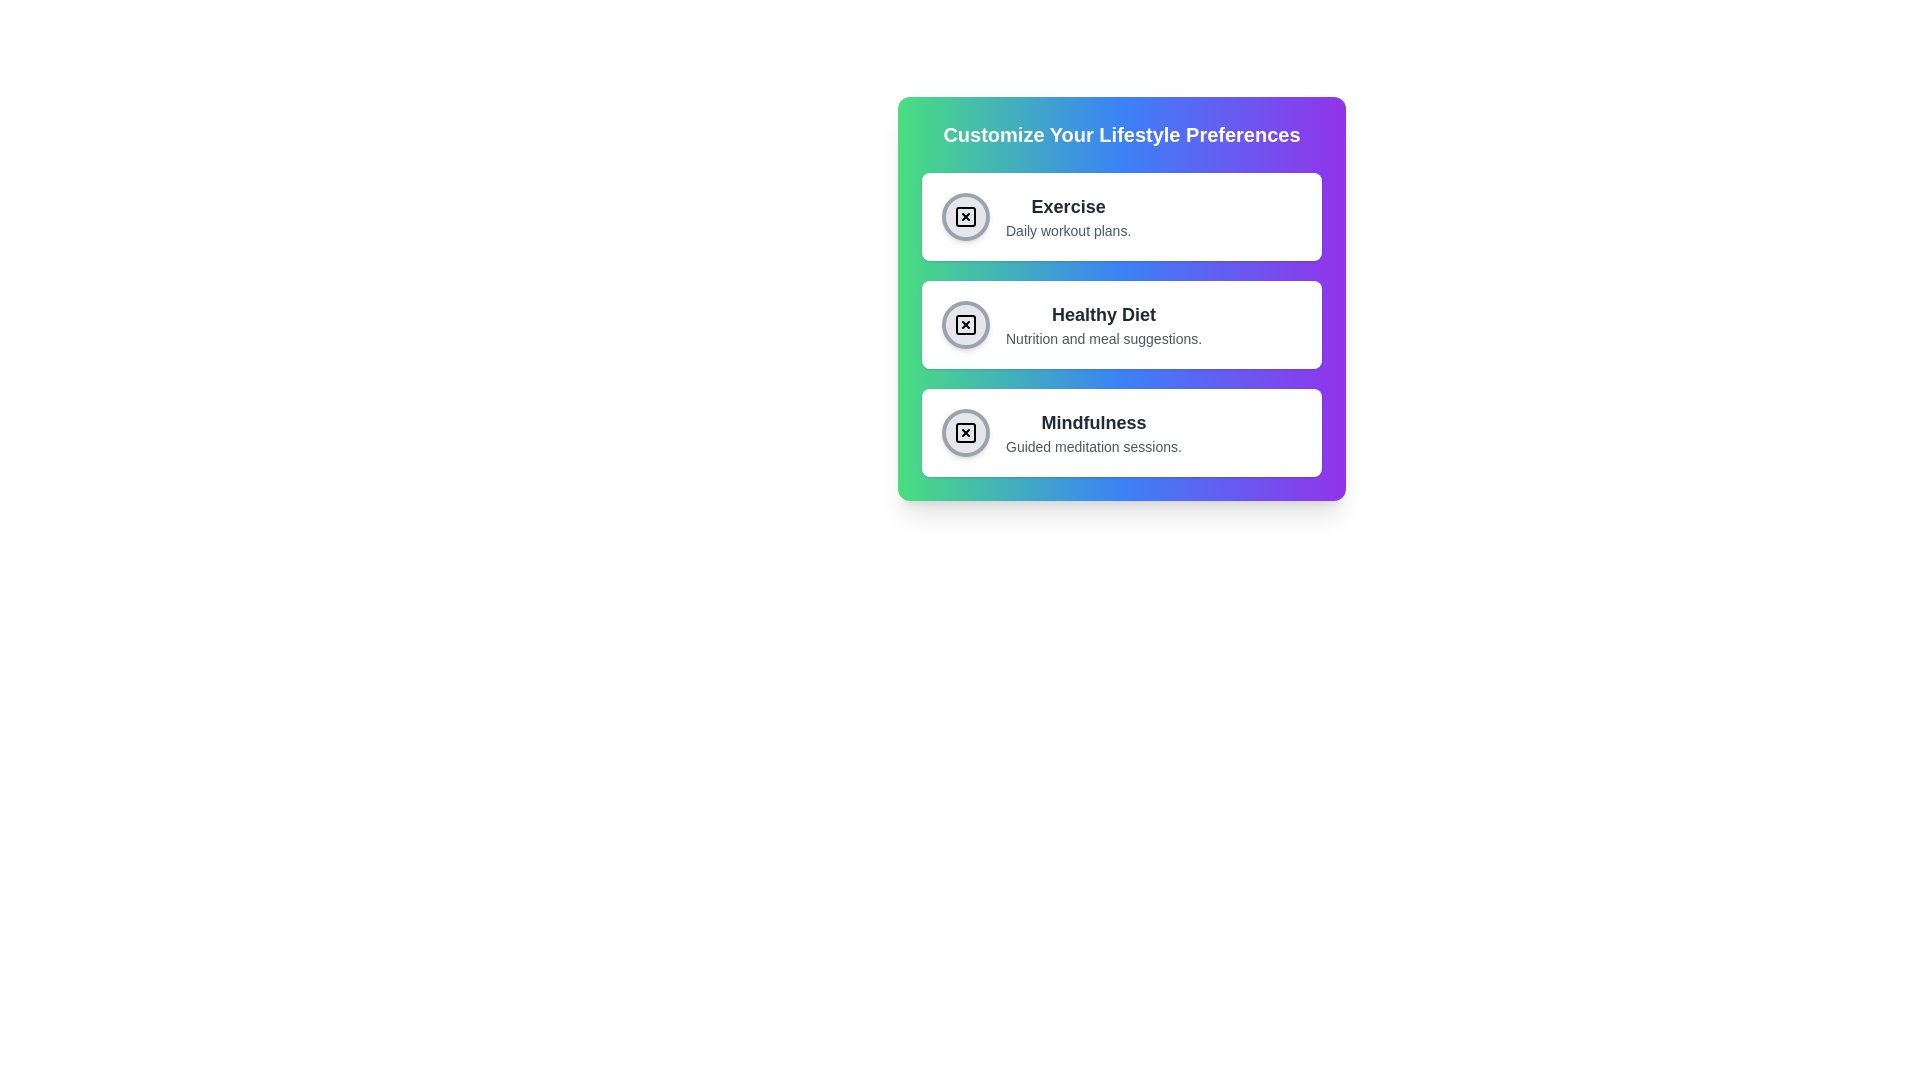 This screenshot has height=1080, width=1920. What do you see at coordinates (965, 323) in the screenshot?
I see `the deletion icon associated with the 'Healthy Diet' option in the 'Customize Your Lifestyle Preferences' panel` at bounding box center [965, 323].